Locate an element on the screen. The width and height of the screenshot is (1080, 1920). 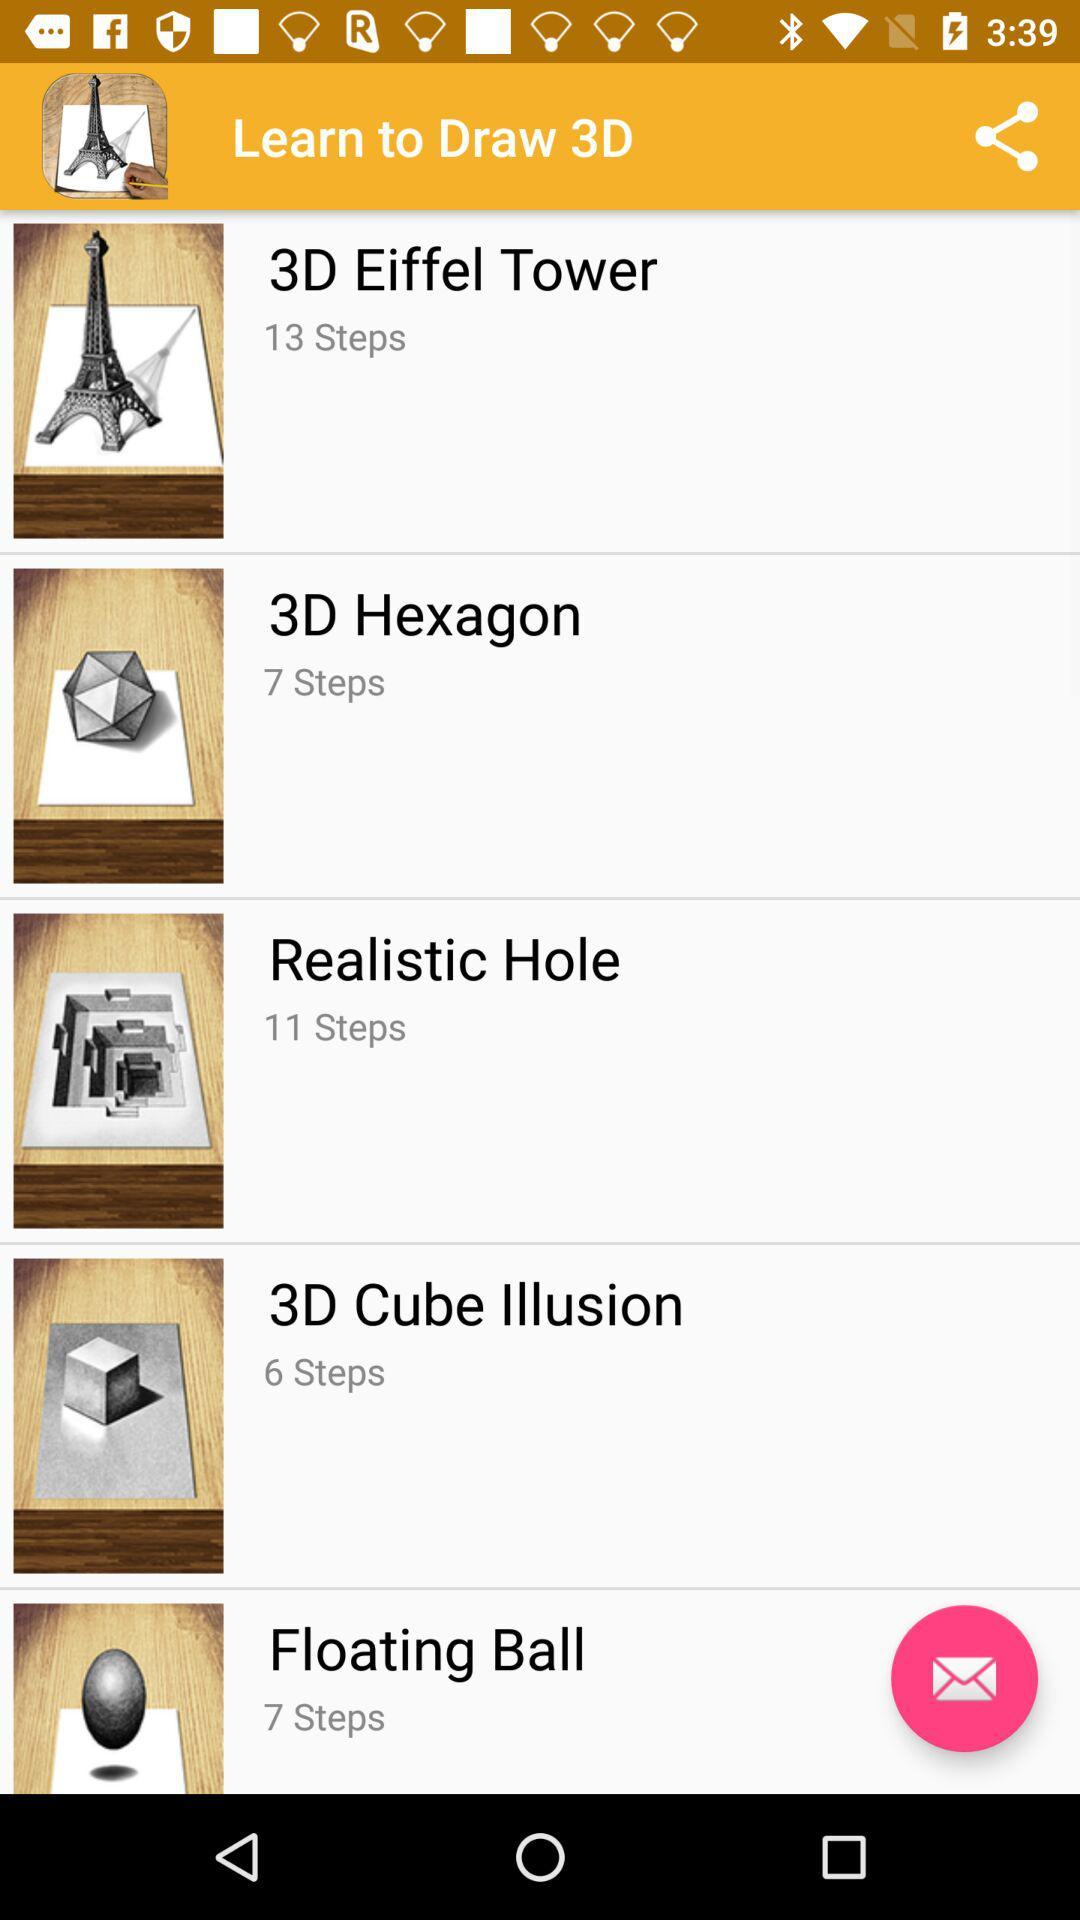
item below the 7 steps icon is located at coordinates (443, 956).